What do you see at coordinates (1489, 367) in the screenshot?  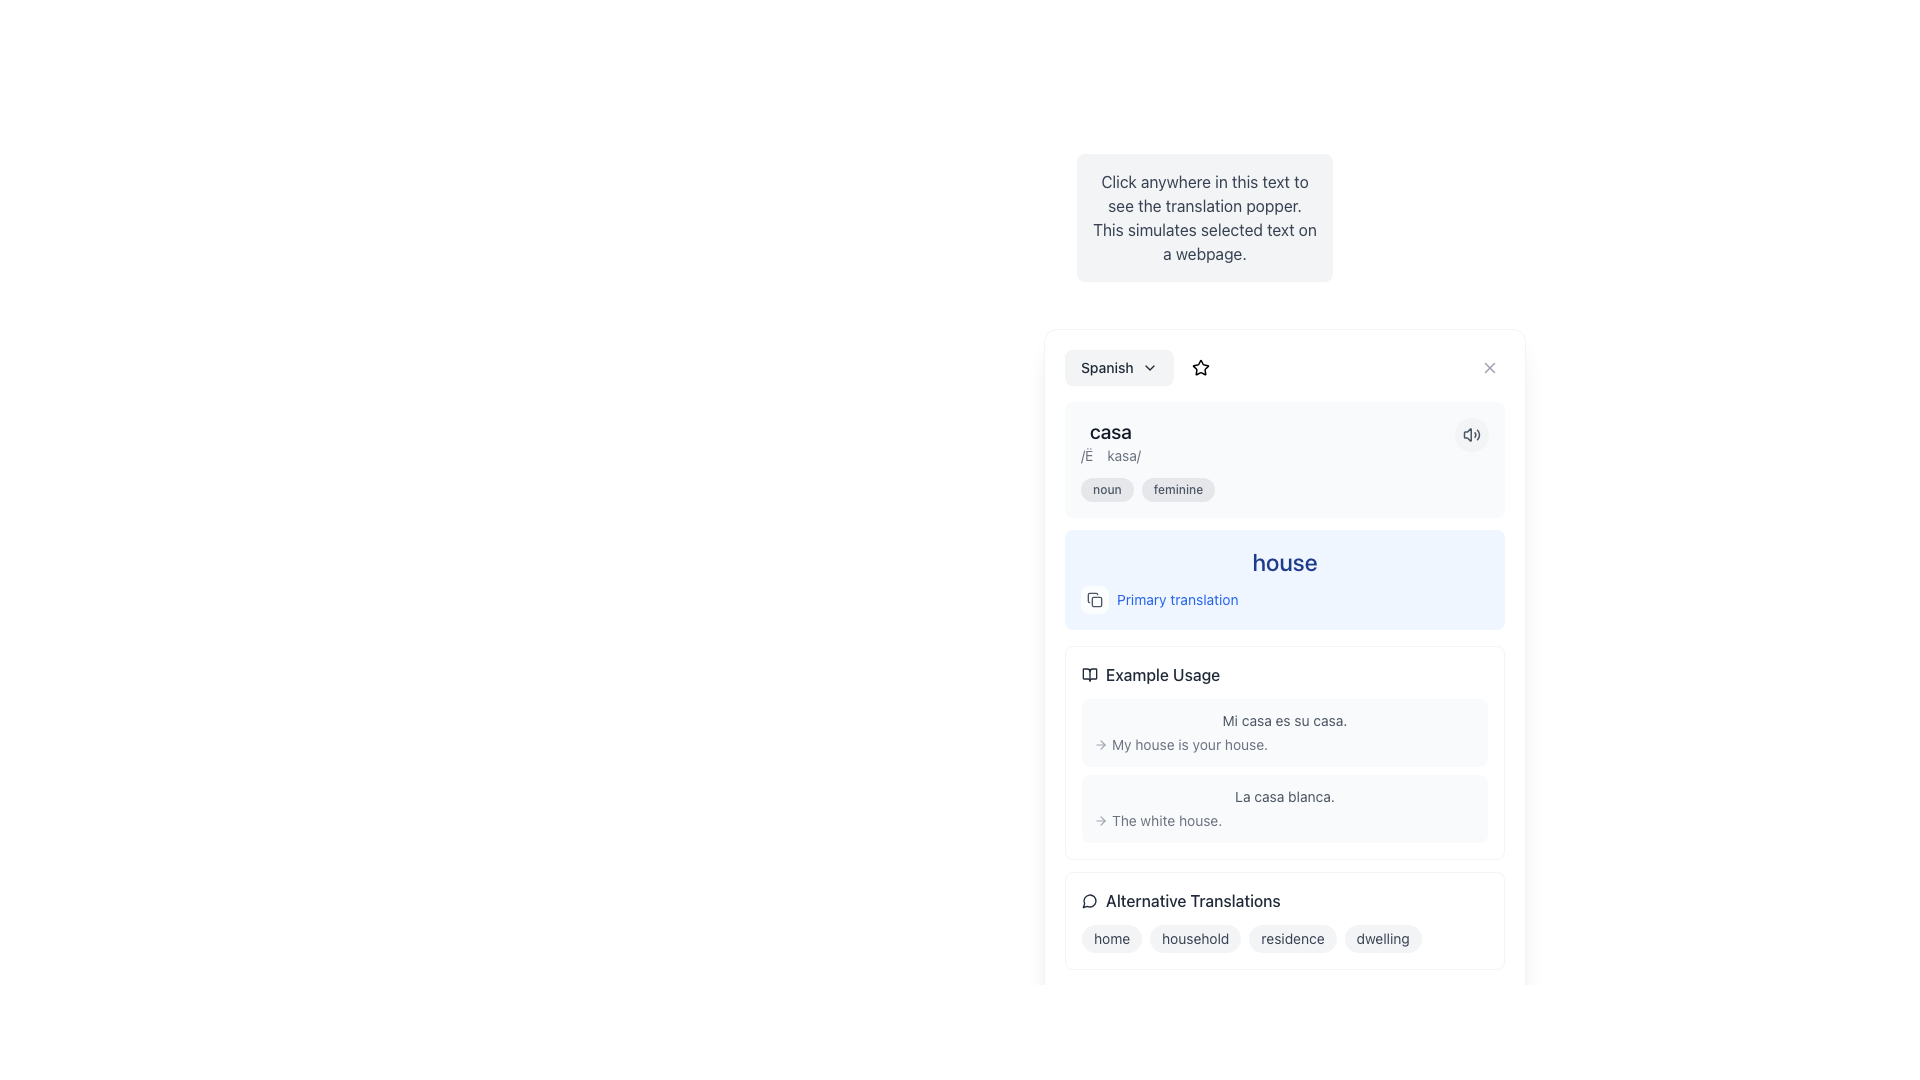 I see `the Close Icon (SVG) in the top-right corner of the modal` at bounding box center [1489, 367].